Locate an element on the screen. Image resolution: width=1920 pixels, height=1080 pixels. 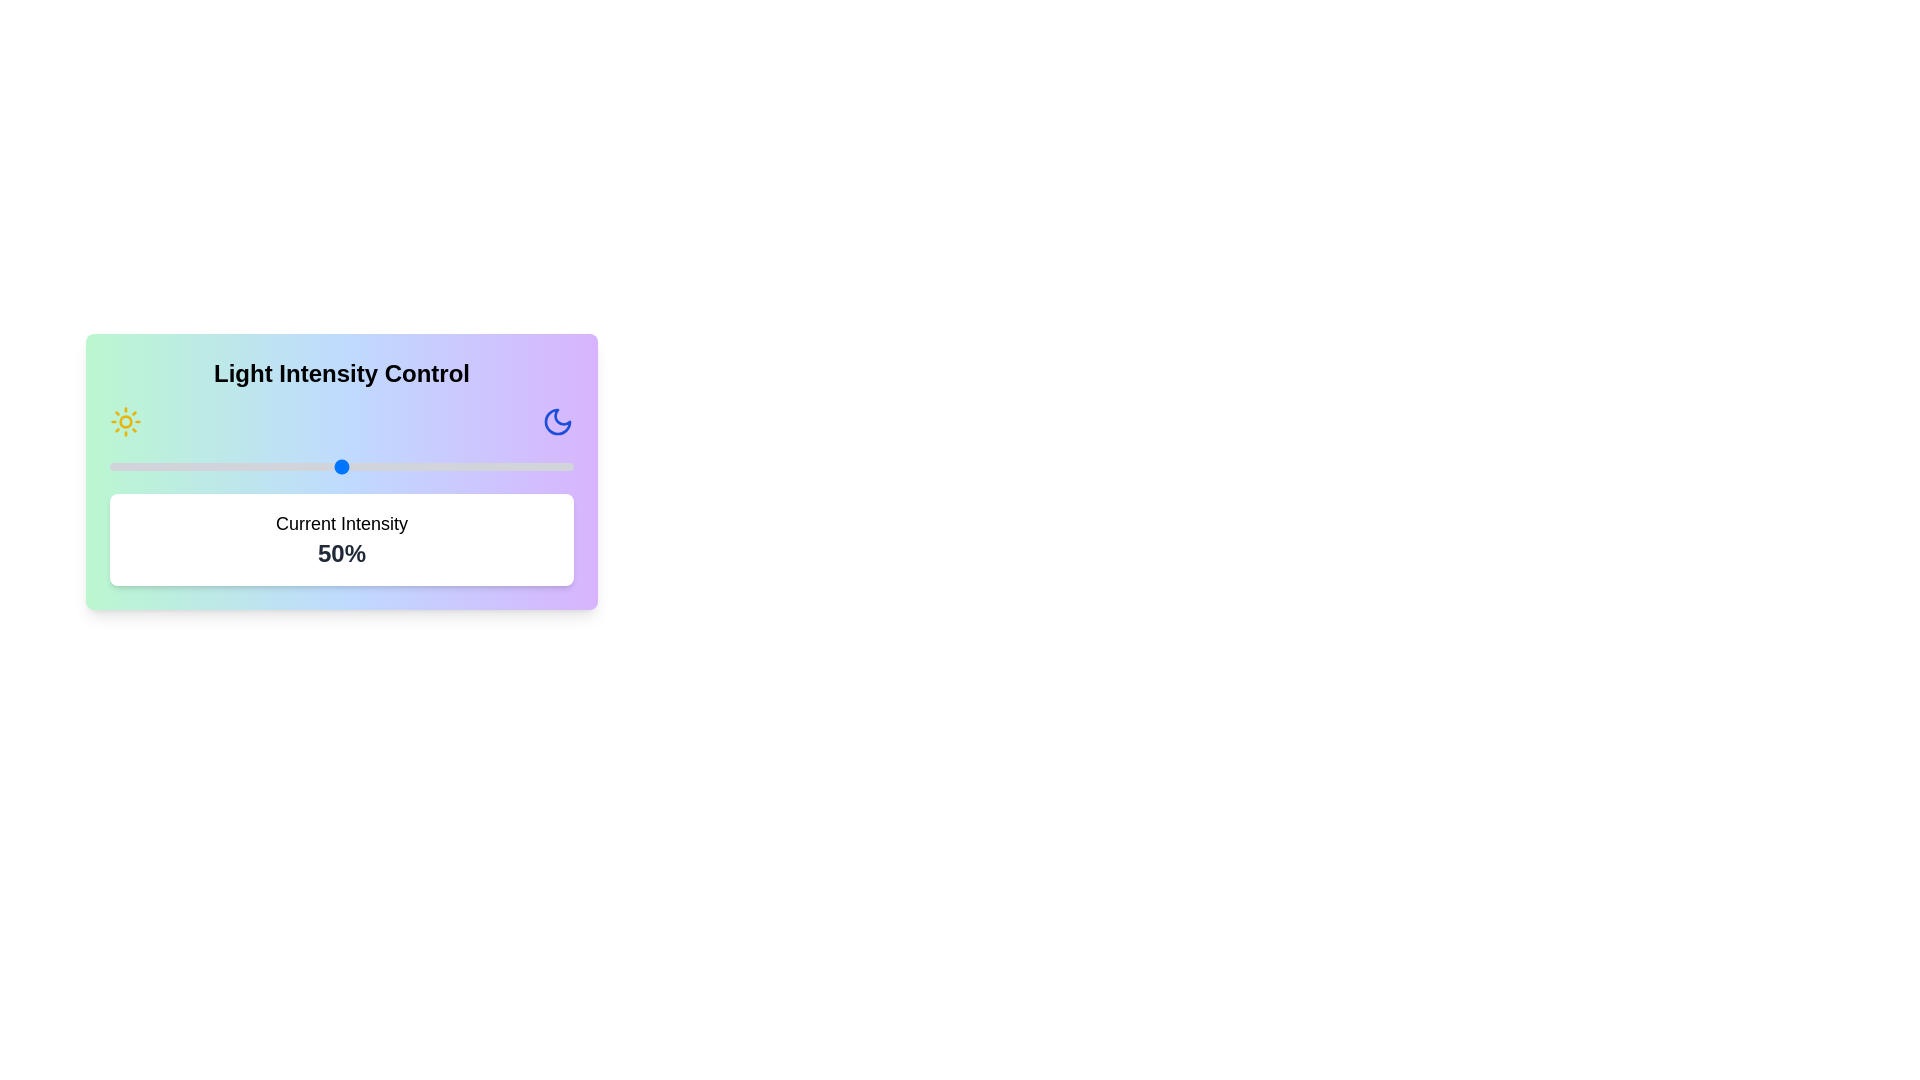
the 'Current Intensity' label which is styled with a larger font size and medium weight, located above the '50%' text inside a white rounded rectangle at the bottom-center of the interface is located at coordinates (341, 523).